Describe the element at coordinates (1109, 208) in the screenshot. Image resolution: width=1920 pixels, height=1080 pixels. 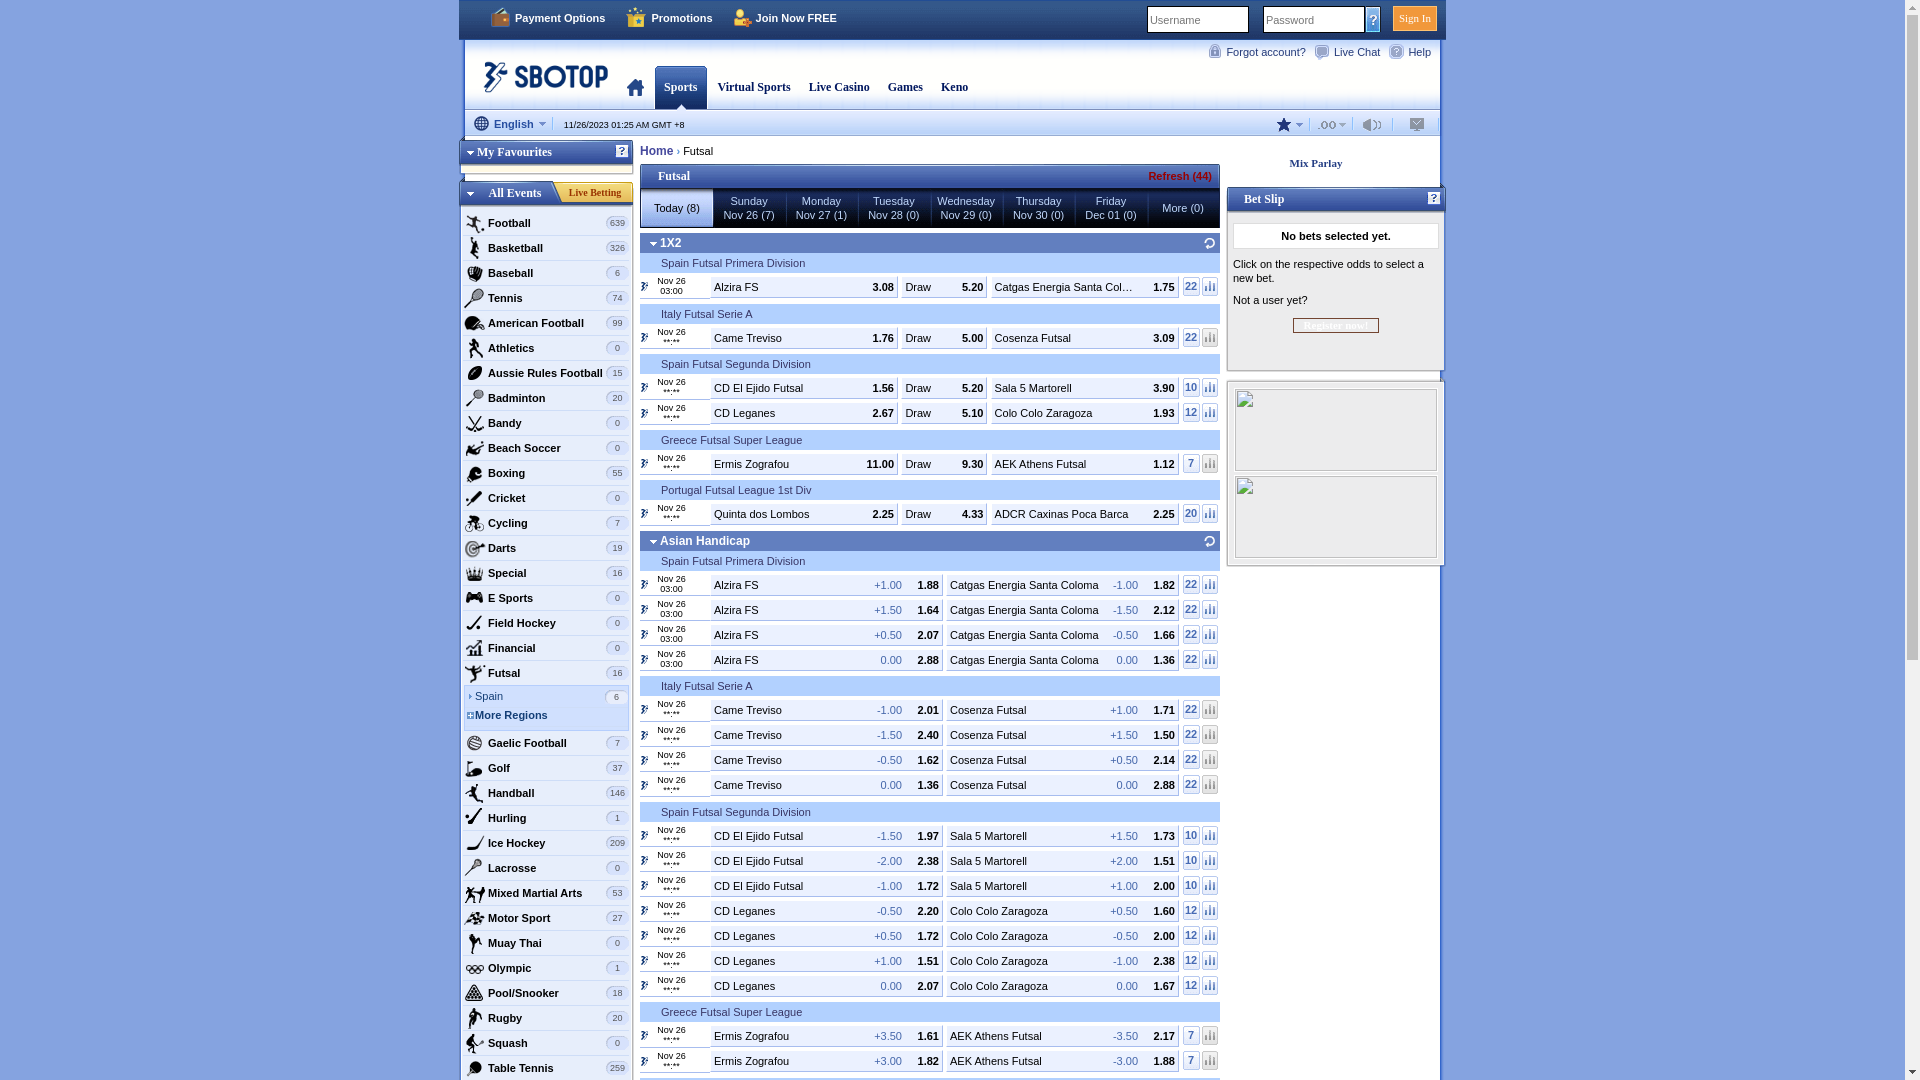
I see `'Friday` at that location.